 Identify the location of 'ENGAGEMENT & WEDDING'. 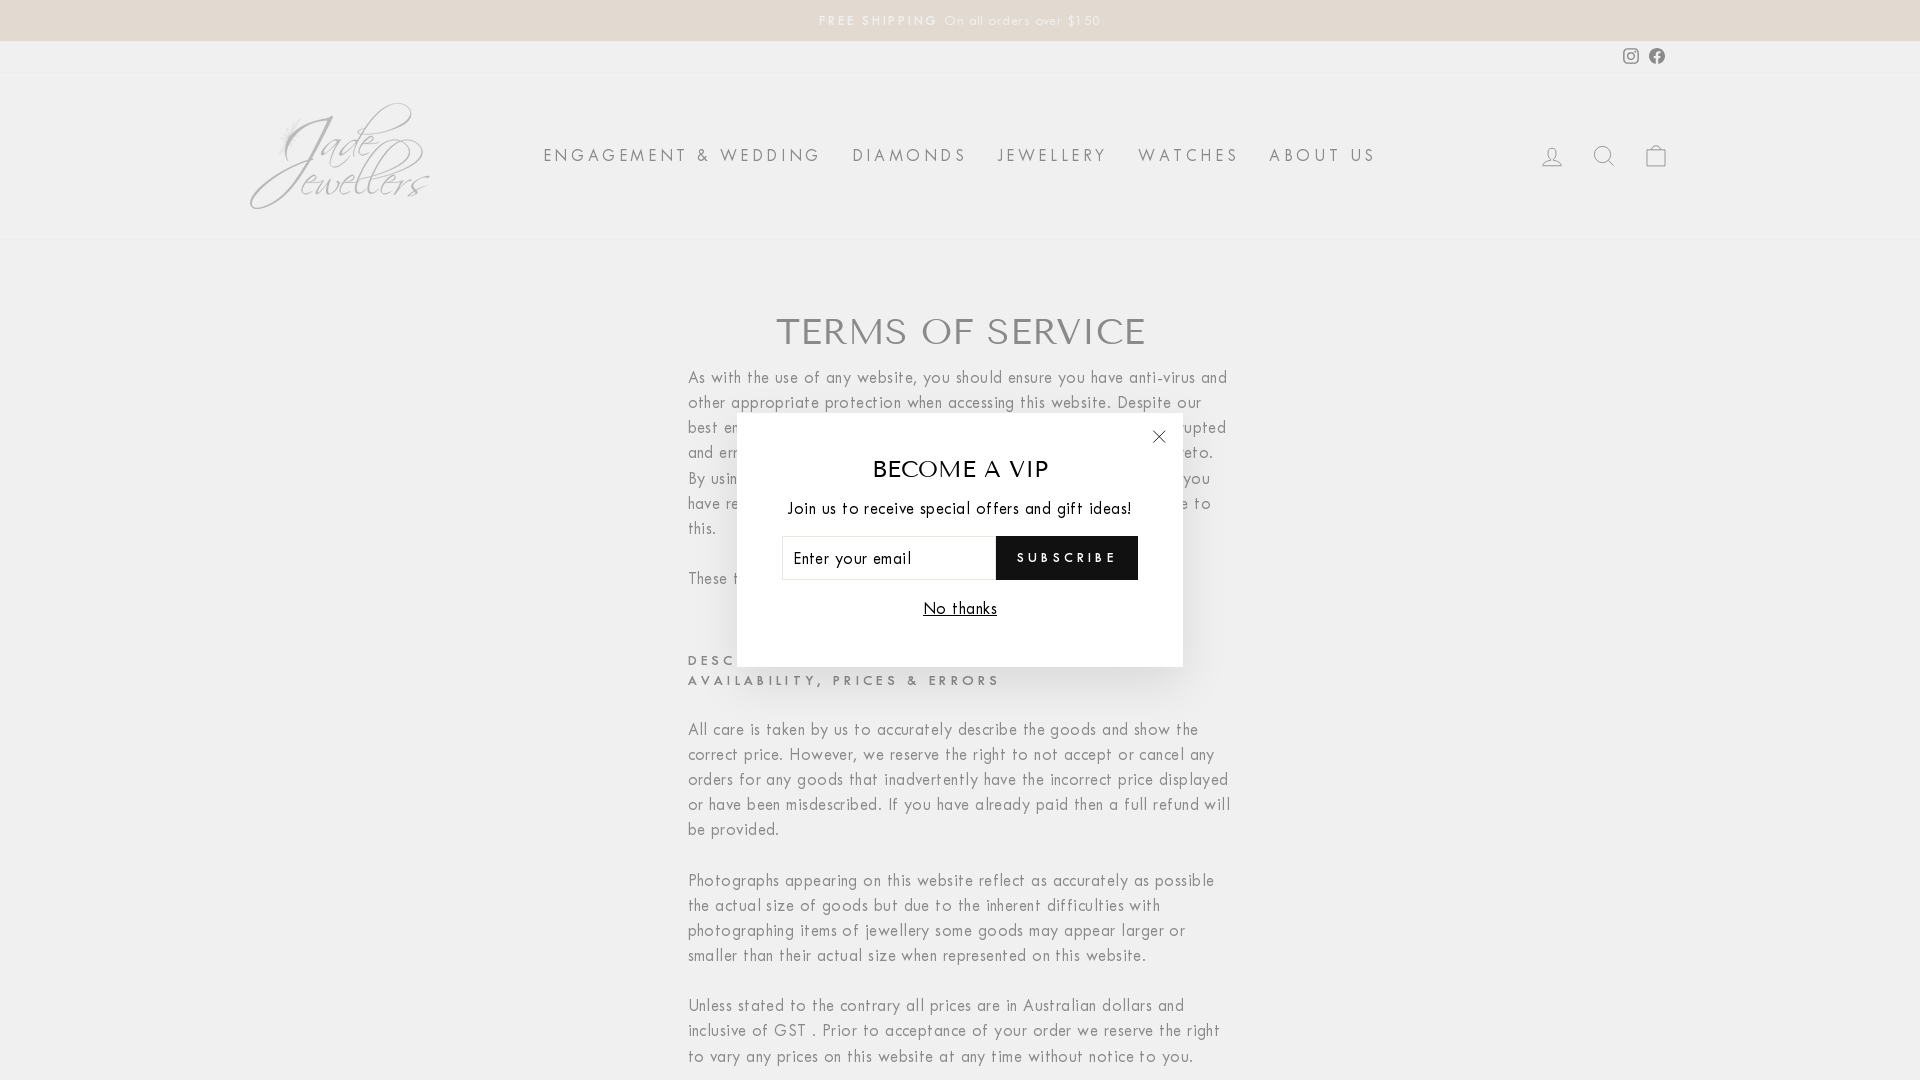
(682, 154).